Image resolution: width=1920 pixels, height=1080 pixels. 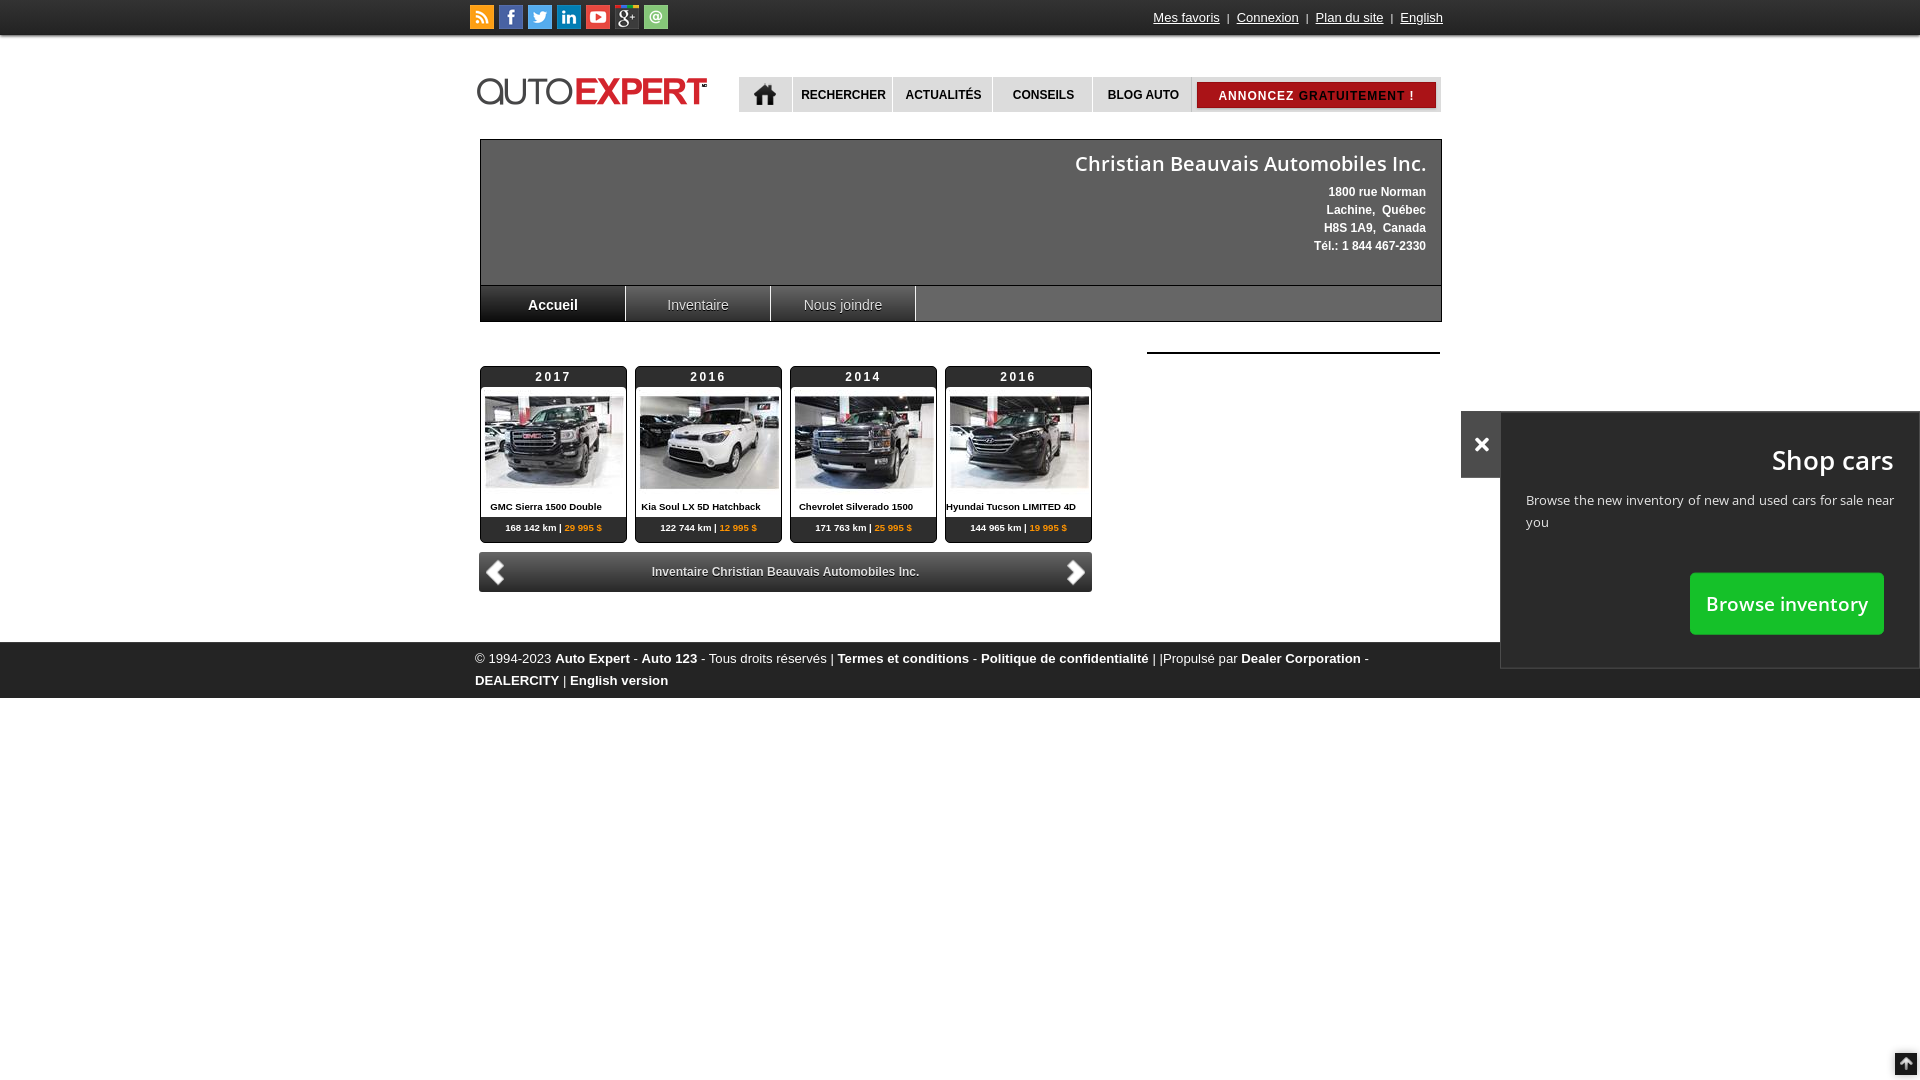 What do you see at coordinates (843, 303) in the screenshot?
I see `'Nous joindre'` at bounding box center [843, 303].